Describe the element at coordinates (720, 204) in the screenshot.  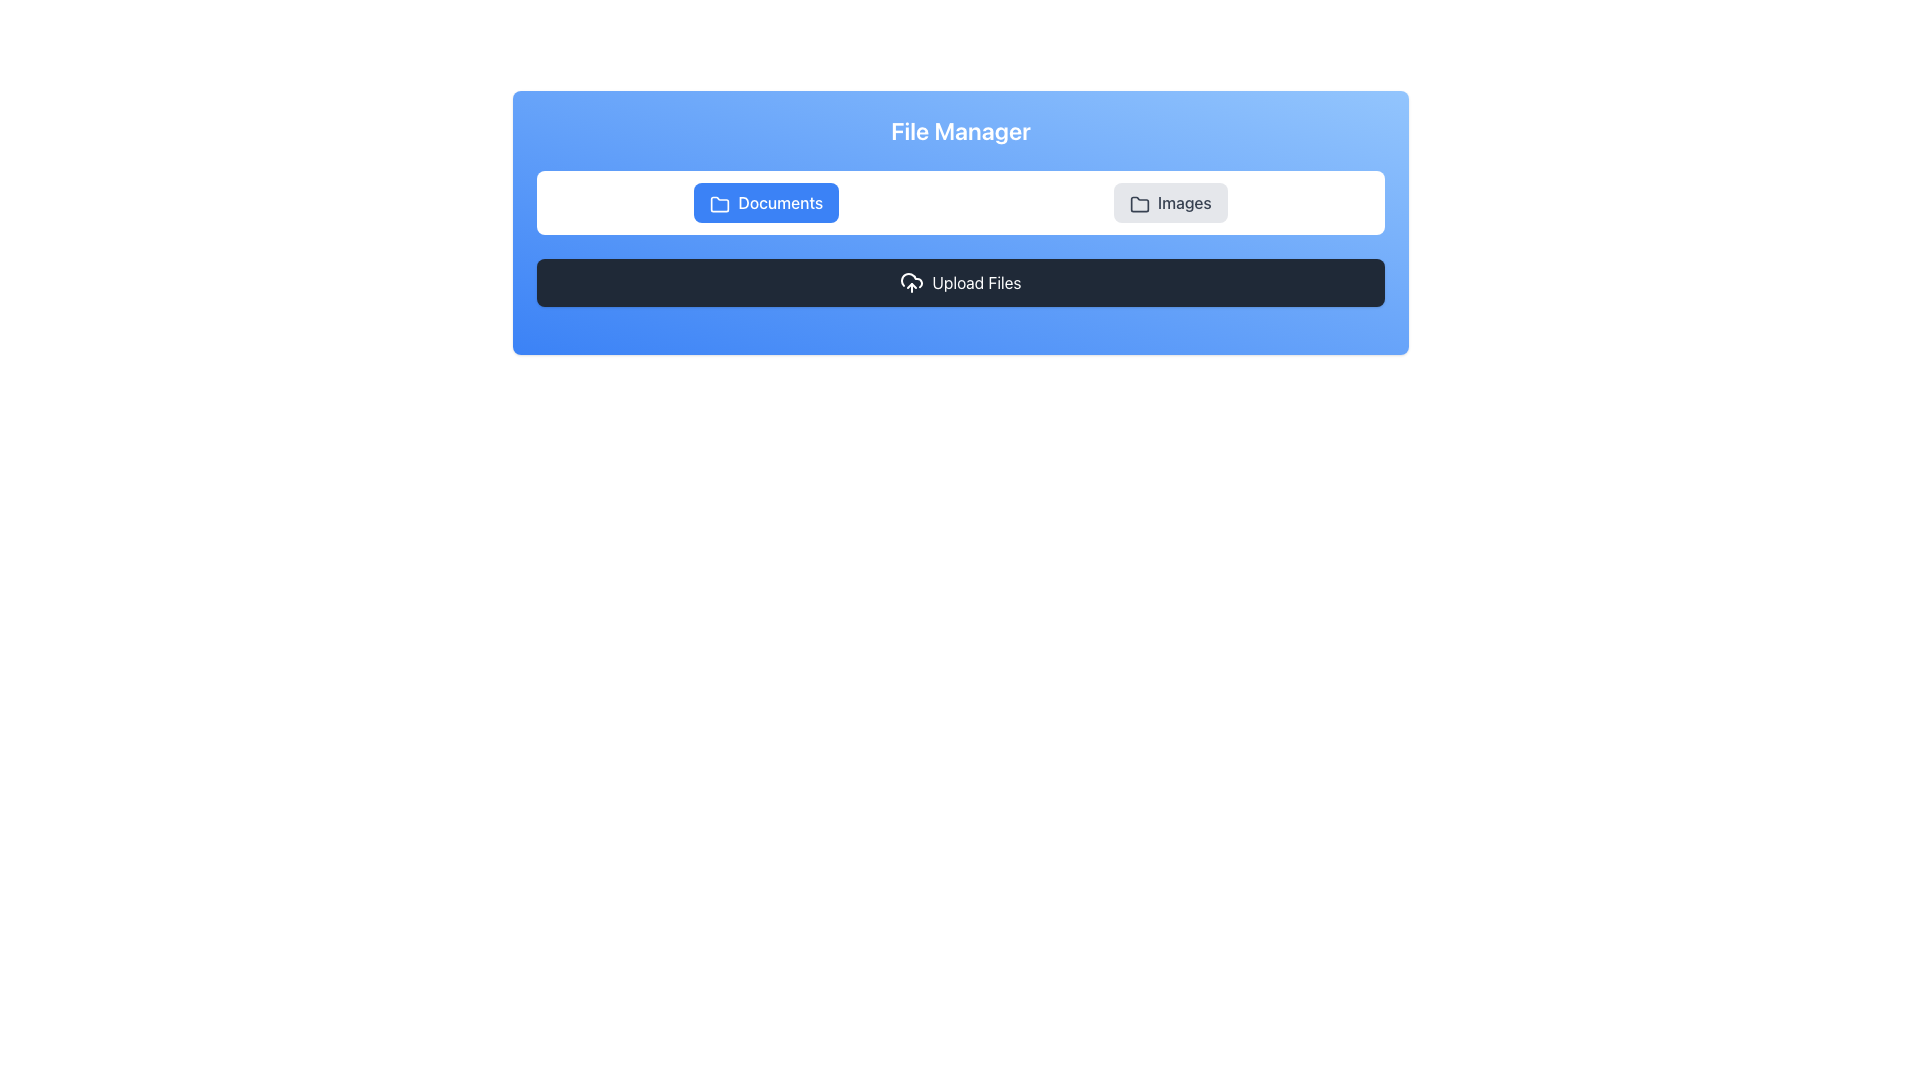
I see `the folder icon that is part of the 'Documents' button located in the top-center of the interface, directly to the left of its associated text label` at that location.